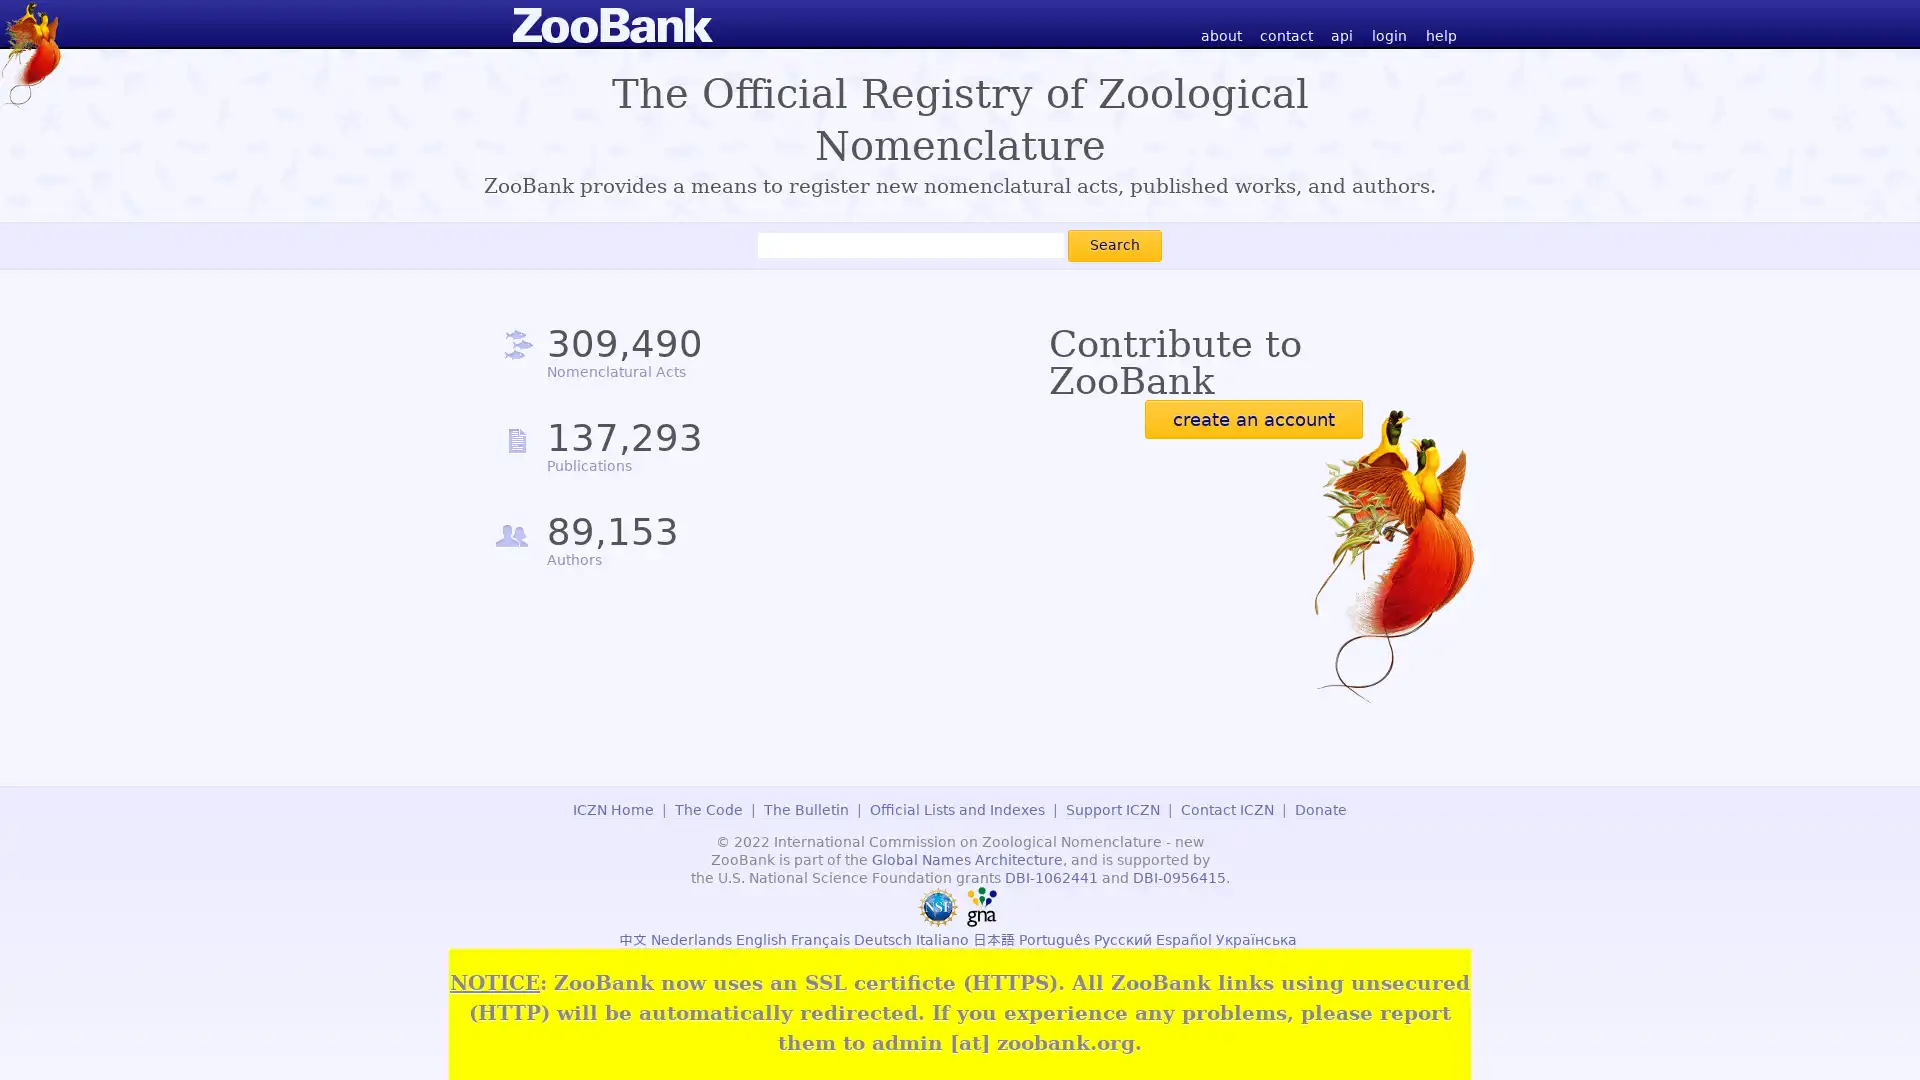  Describe the element at coordinates (1113, 244) in the screenshot. I see `Search` at that location.